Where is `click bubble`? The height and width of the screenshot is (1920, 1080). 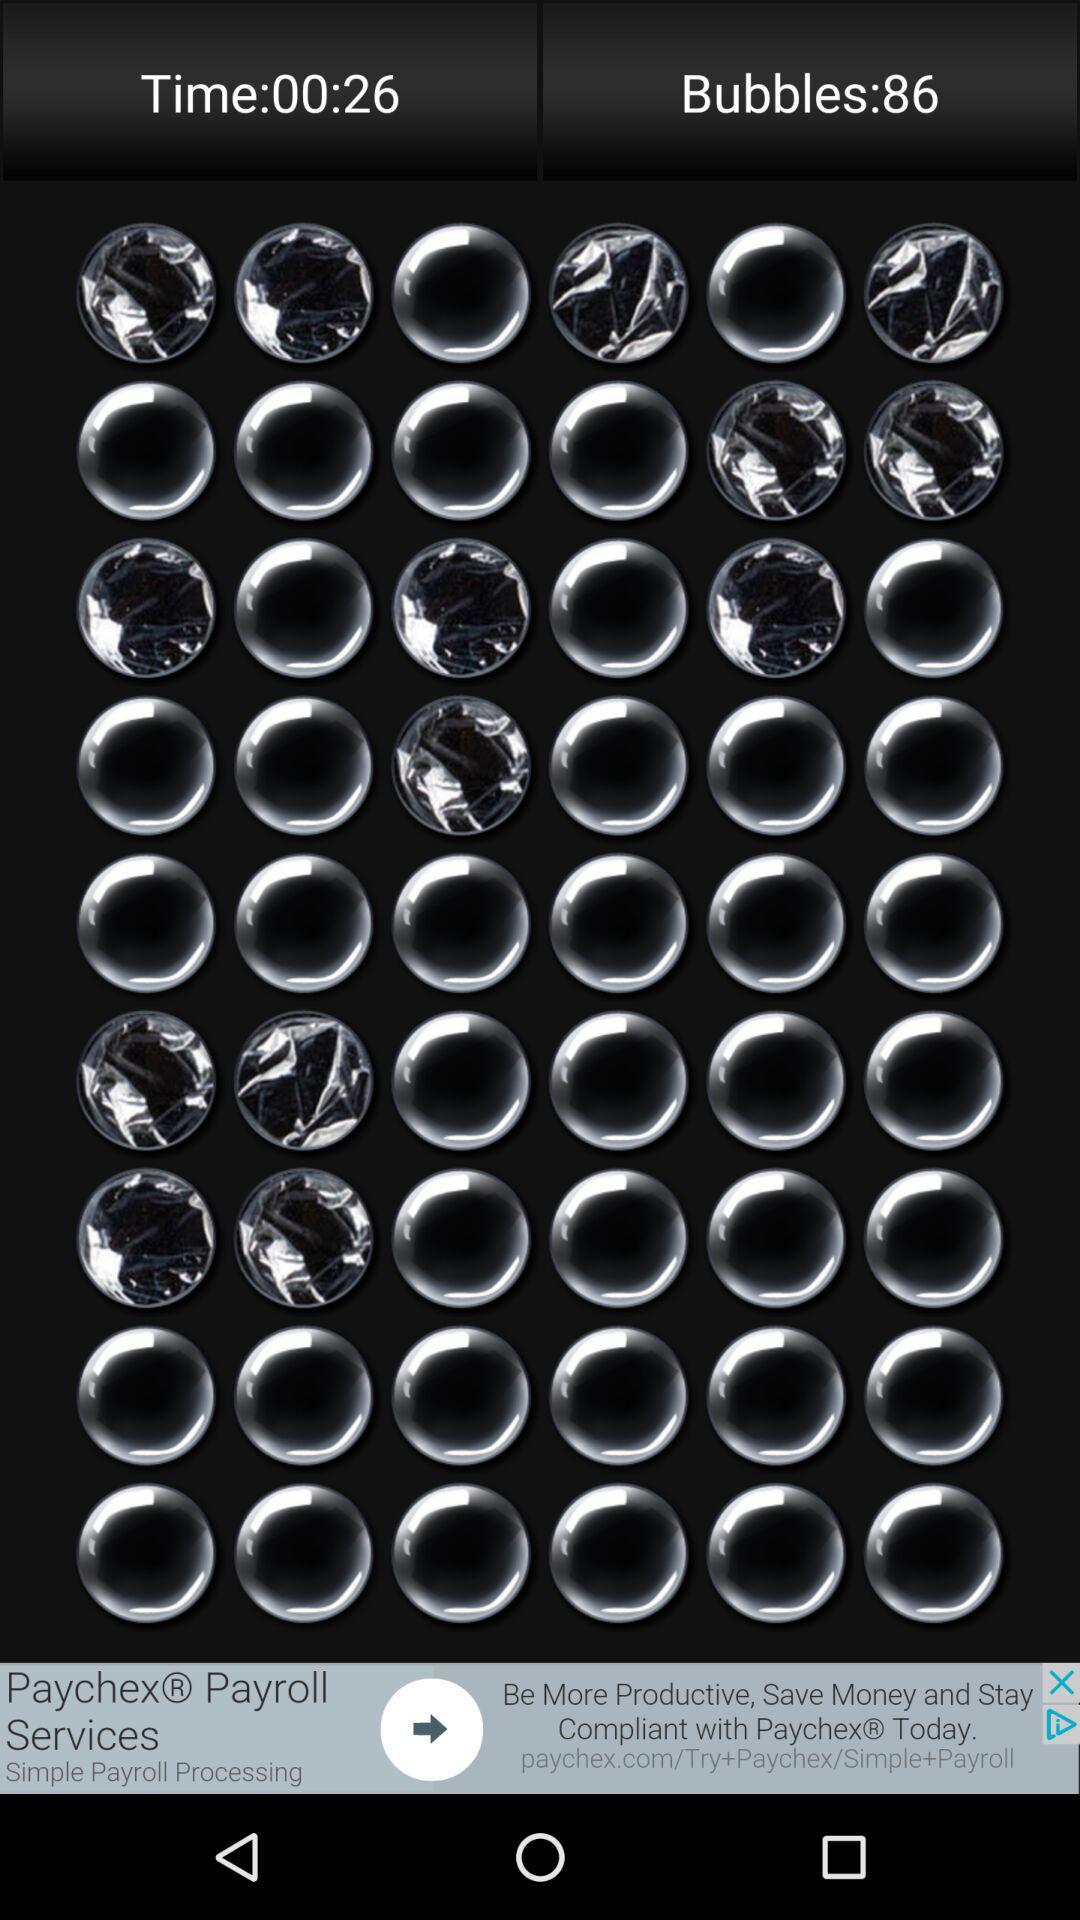 click bubble is located at coordinates (145, 1394).